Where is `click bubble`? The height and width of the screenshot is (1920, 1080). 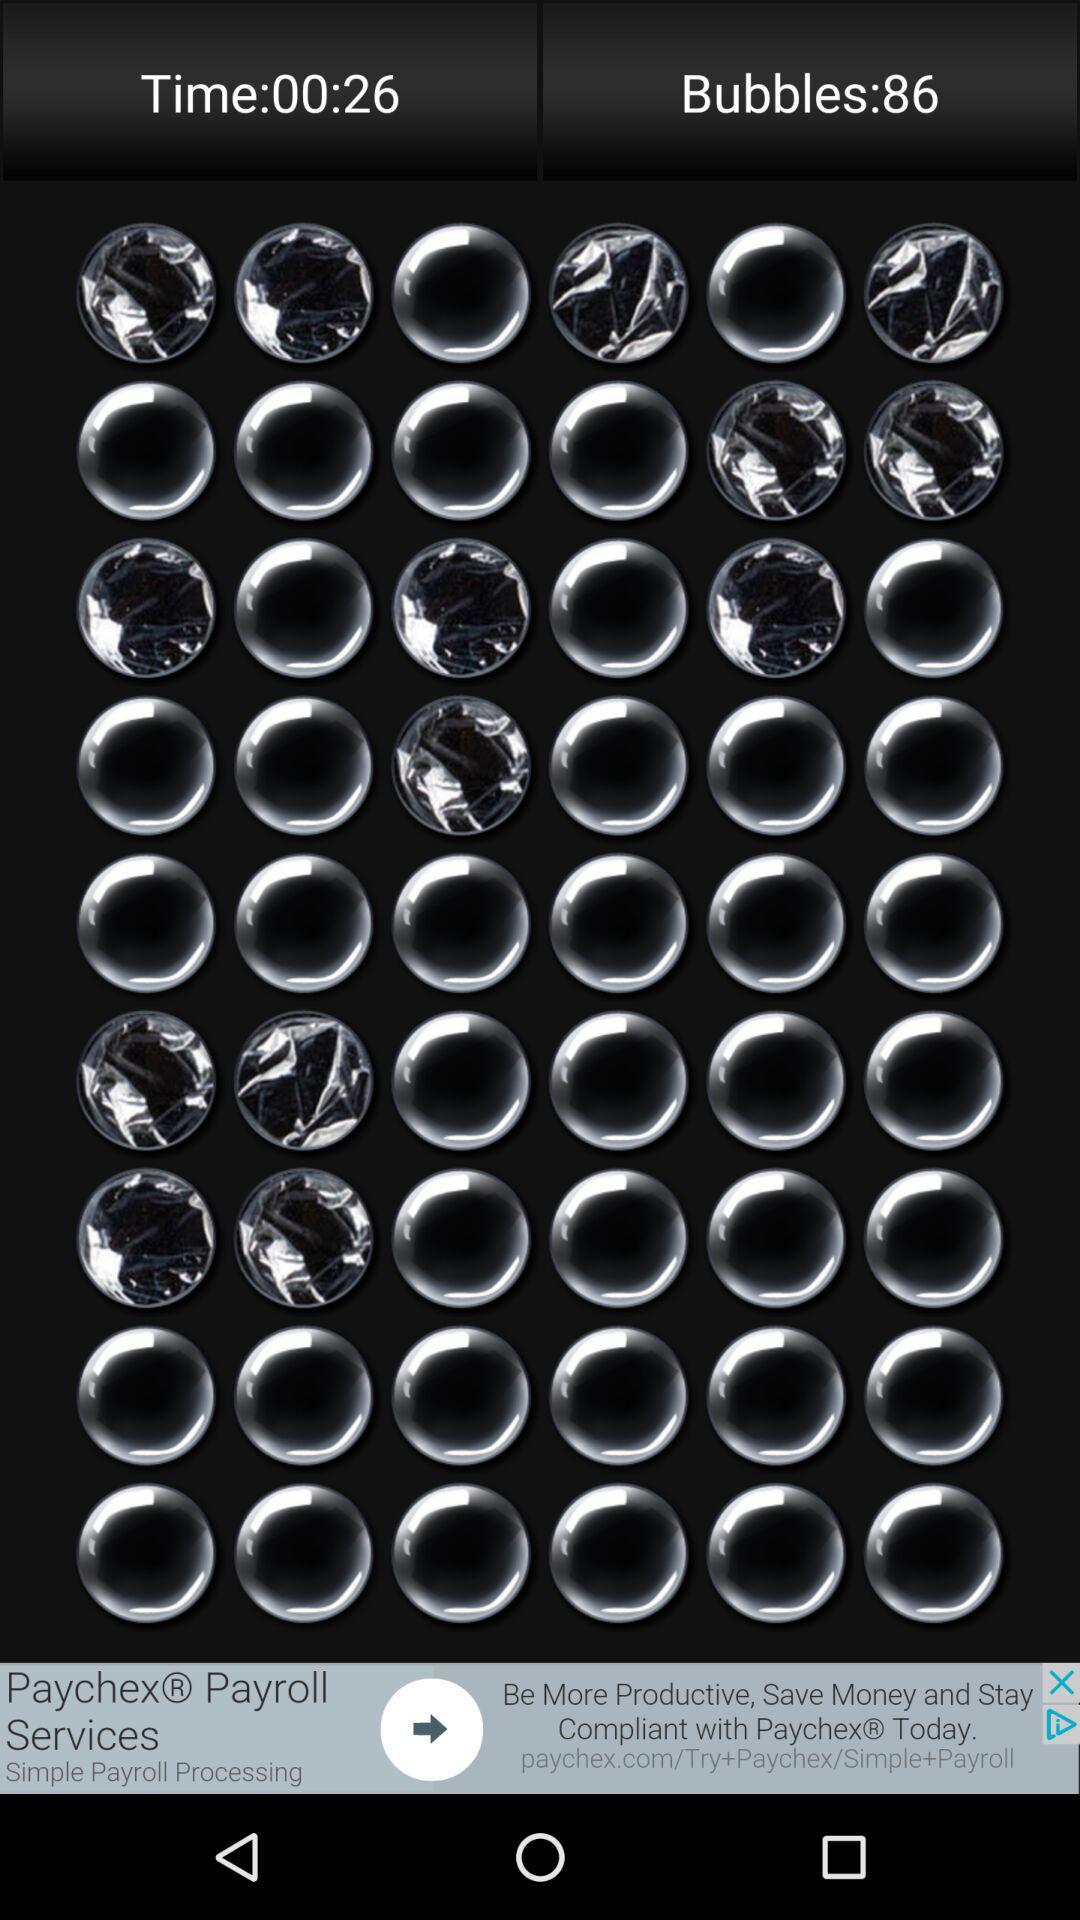 click bubble is located at coordinates (145, 1394).